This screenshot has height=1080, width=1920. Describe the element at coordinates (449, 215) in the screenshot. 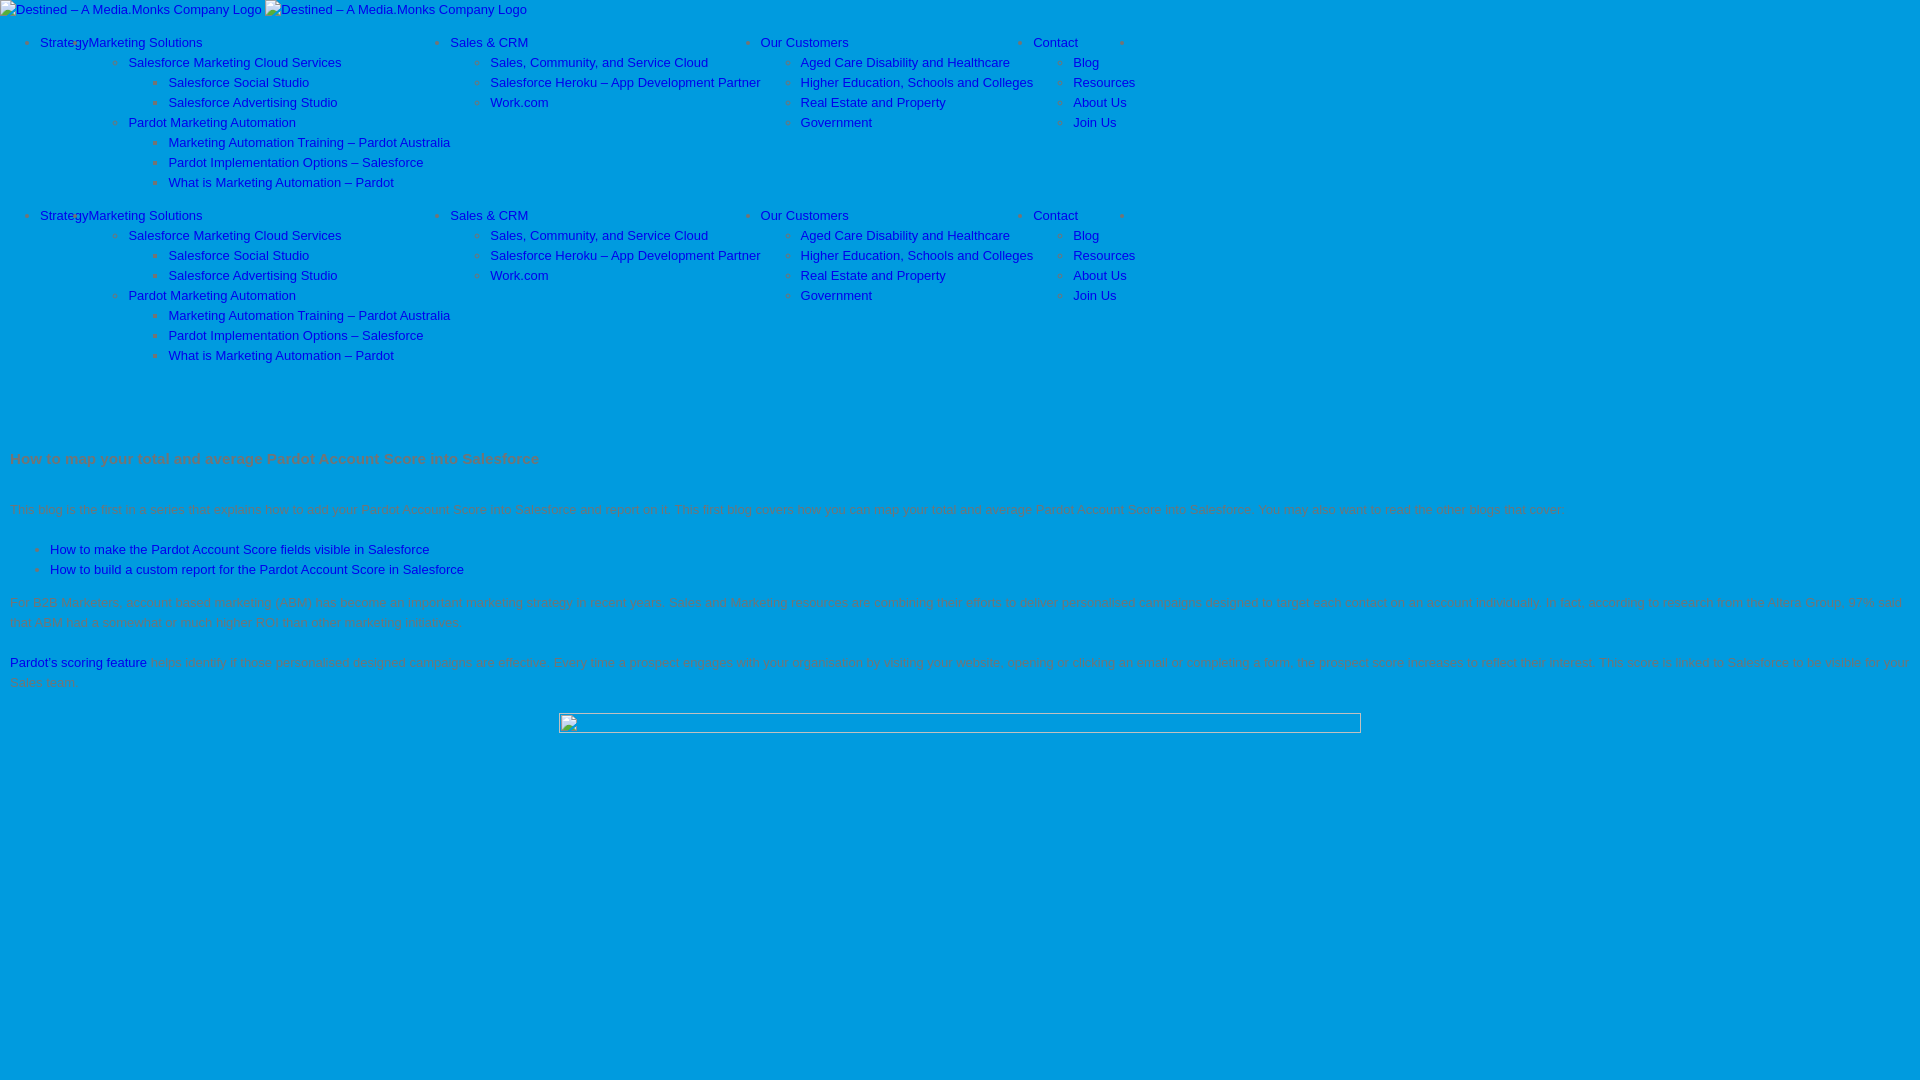

I see `'Sales & CRM'` at that location.